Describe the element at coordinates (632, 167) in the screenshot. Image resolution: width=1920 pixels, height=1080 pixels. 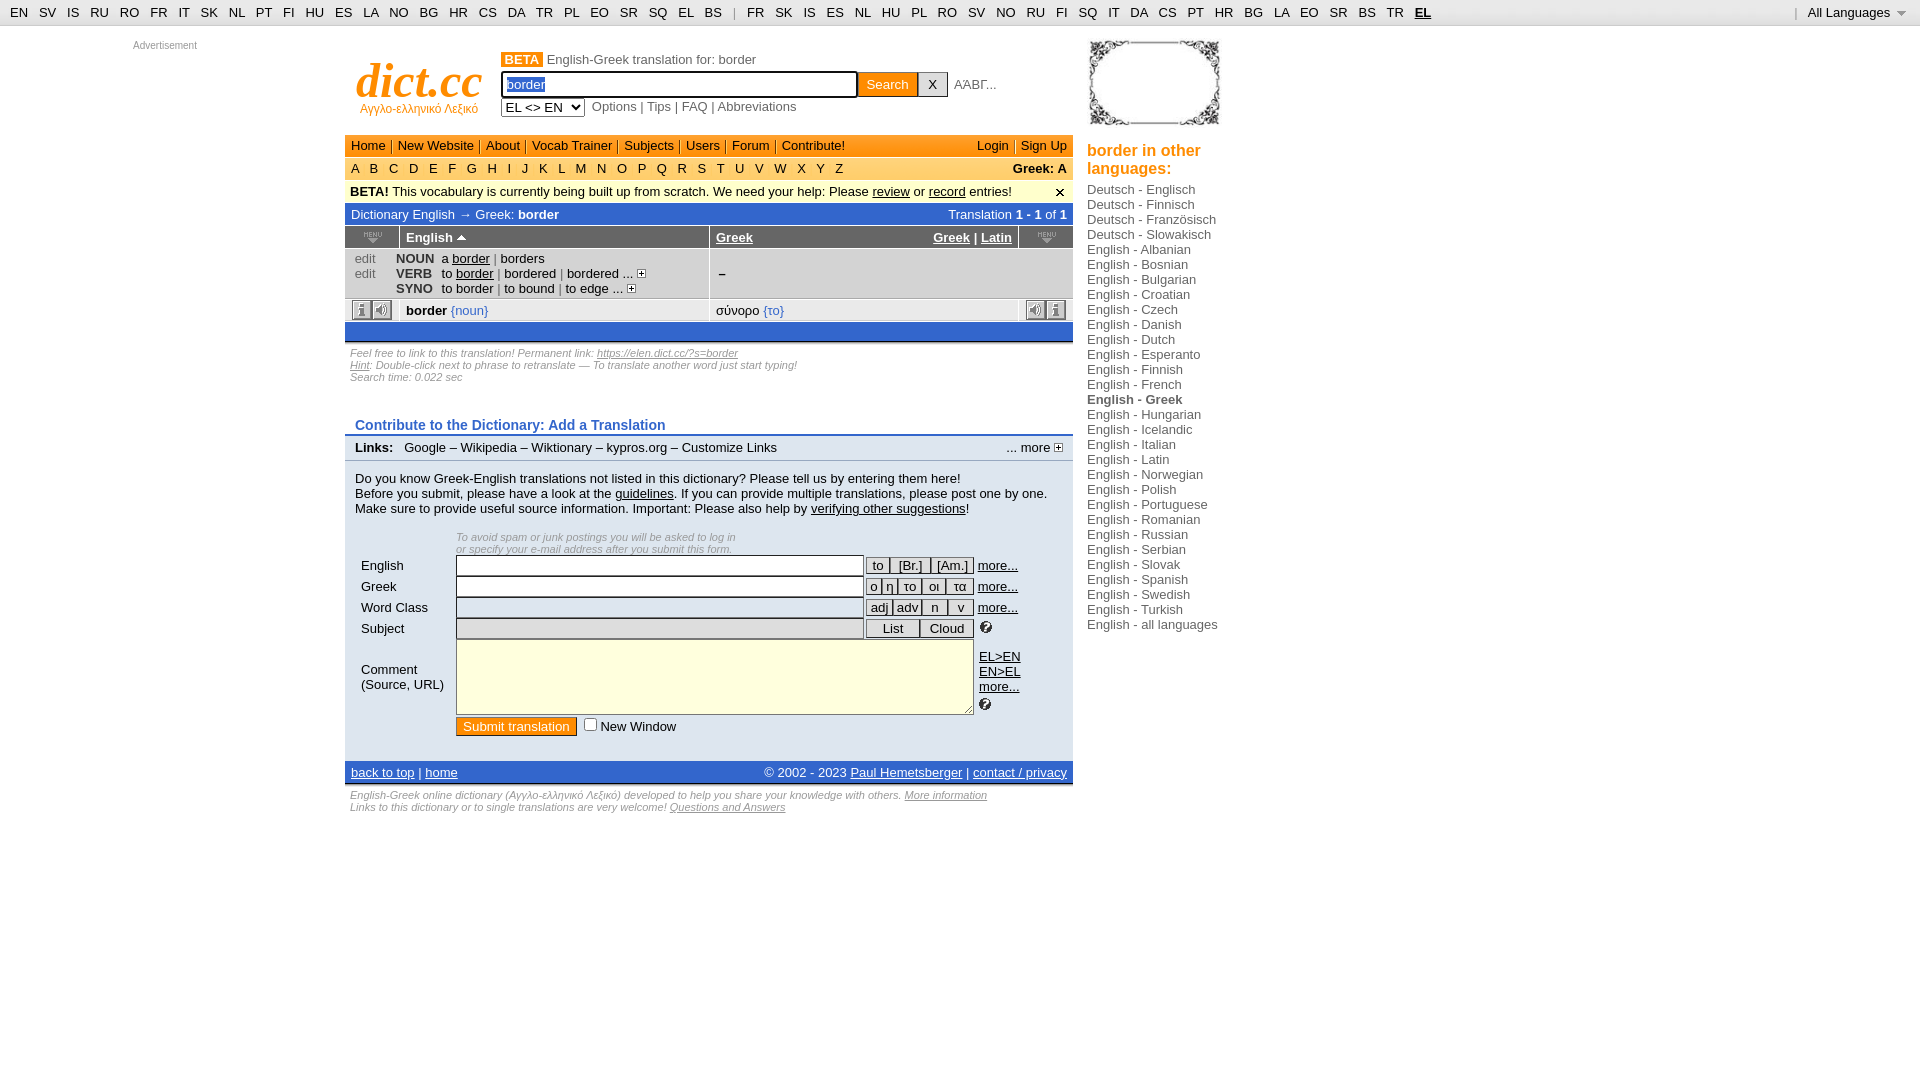
I see `'P'` at that location.